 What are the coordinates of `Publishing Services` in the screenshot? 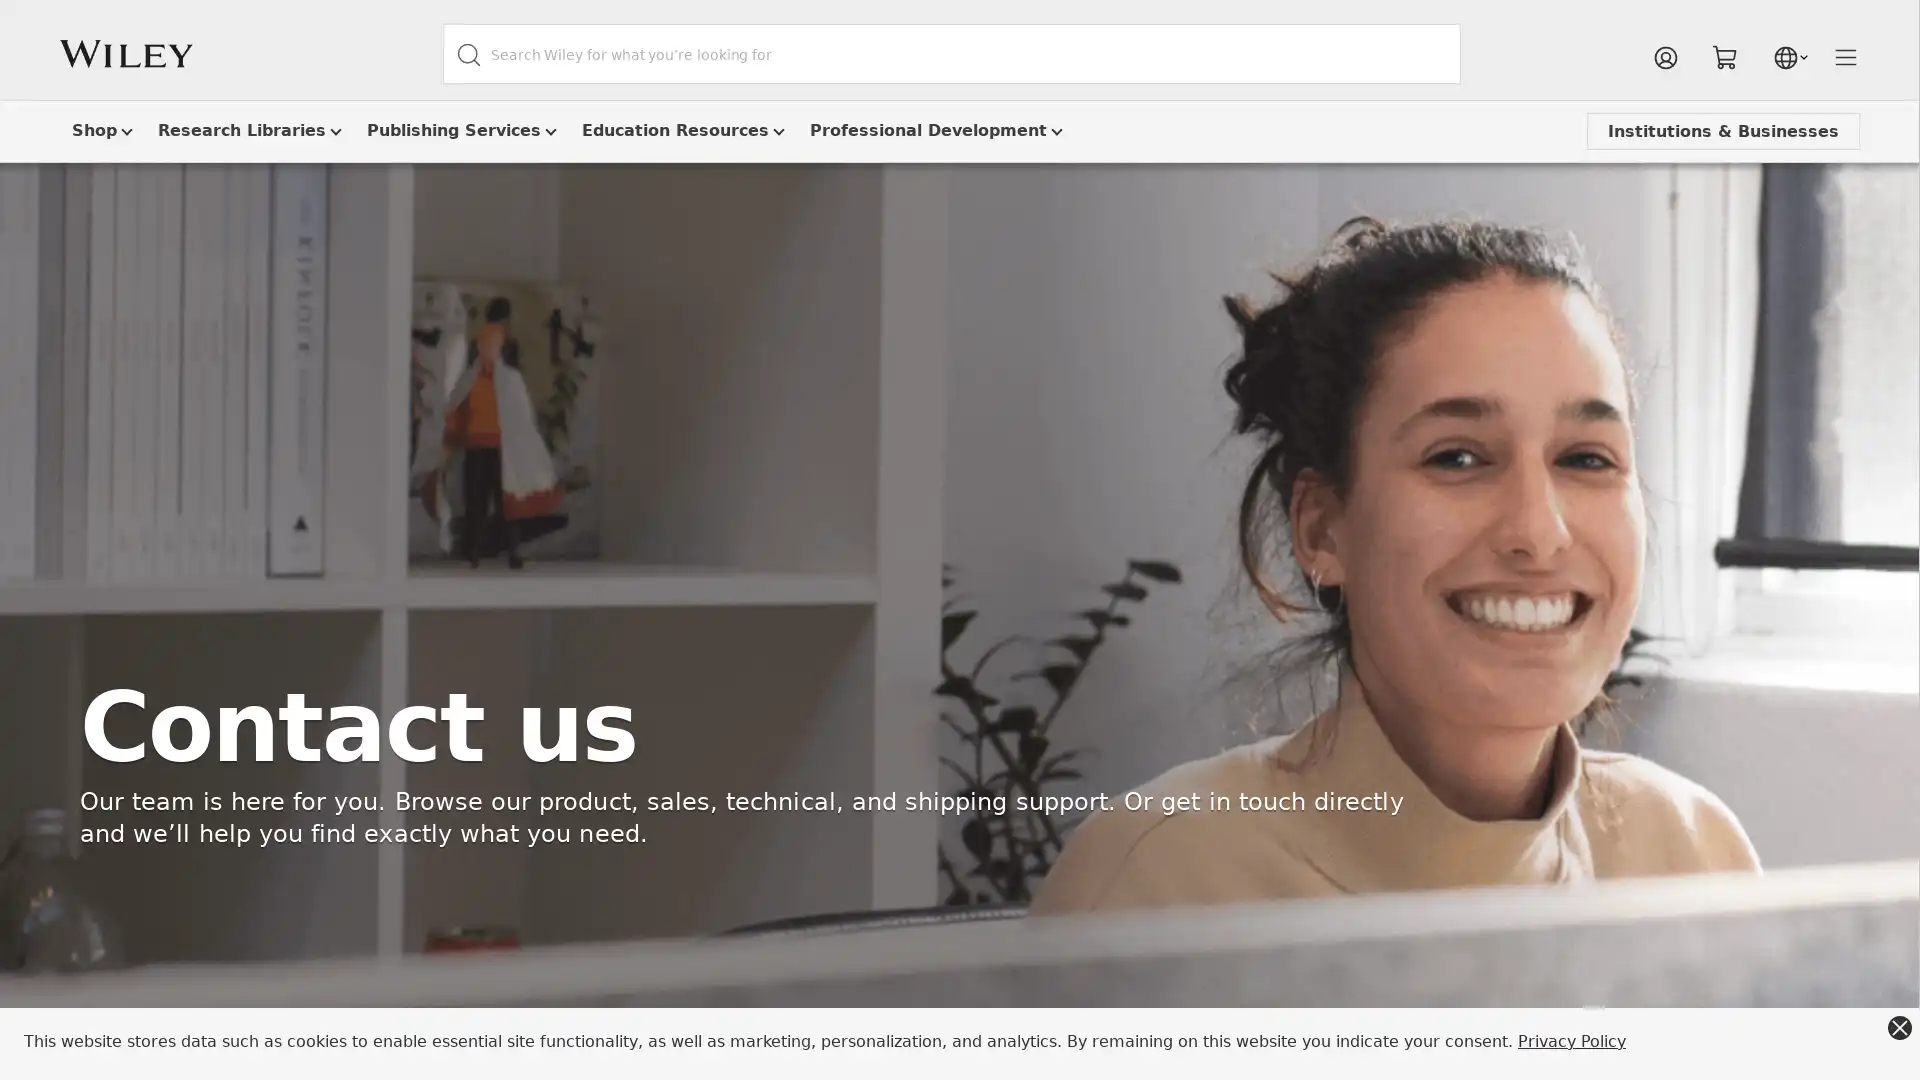 It's located at (459, 130).